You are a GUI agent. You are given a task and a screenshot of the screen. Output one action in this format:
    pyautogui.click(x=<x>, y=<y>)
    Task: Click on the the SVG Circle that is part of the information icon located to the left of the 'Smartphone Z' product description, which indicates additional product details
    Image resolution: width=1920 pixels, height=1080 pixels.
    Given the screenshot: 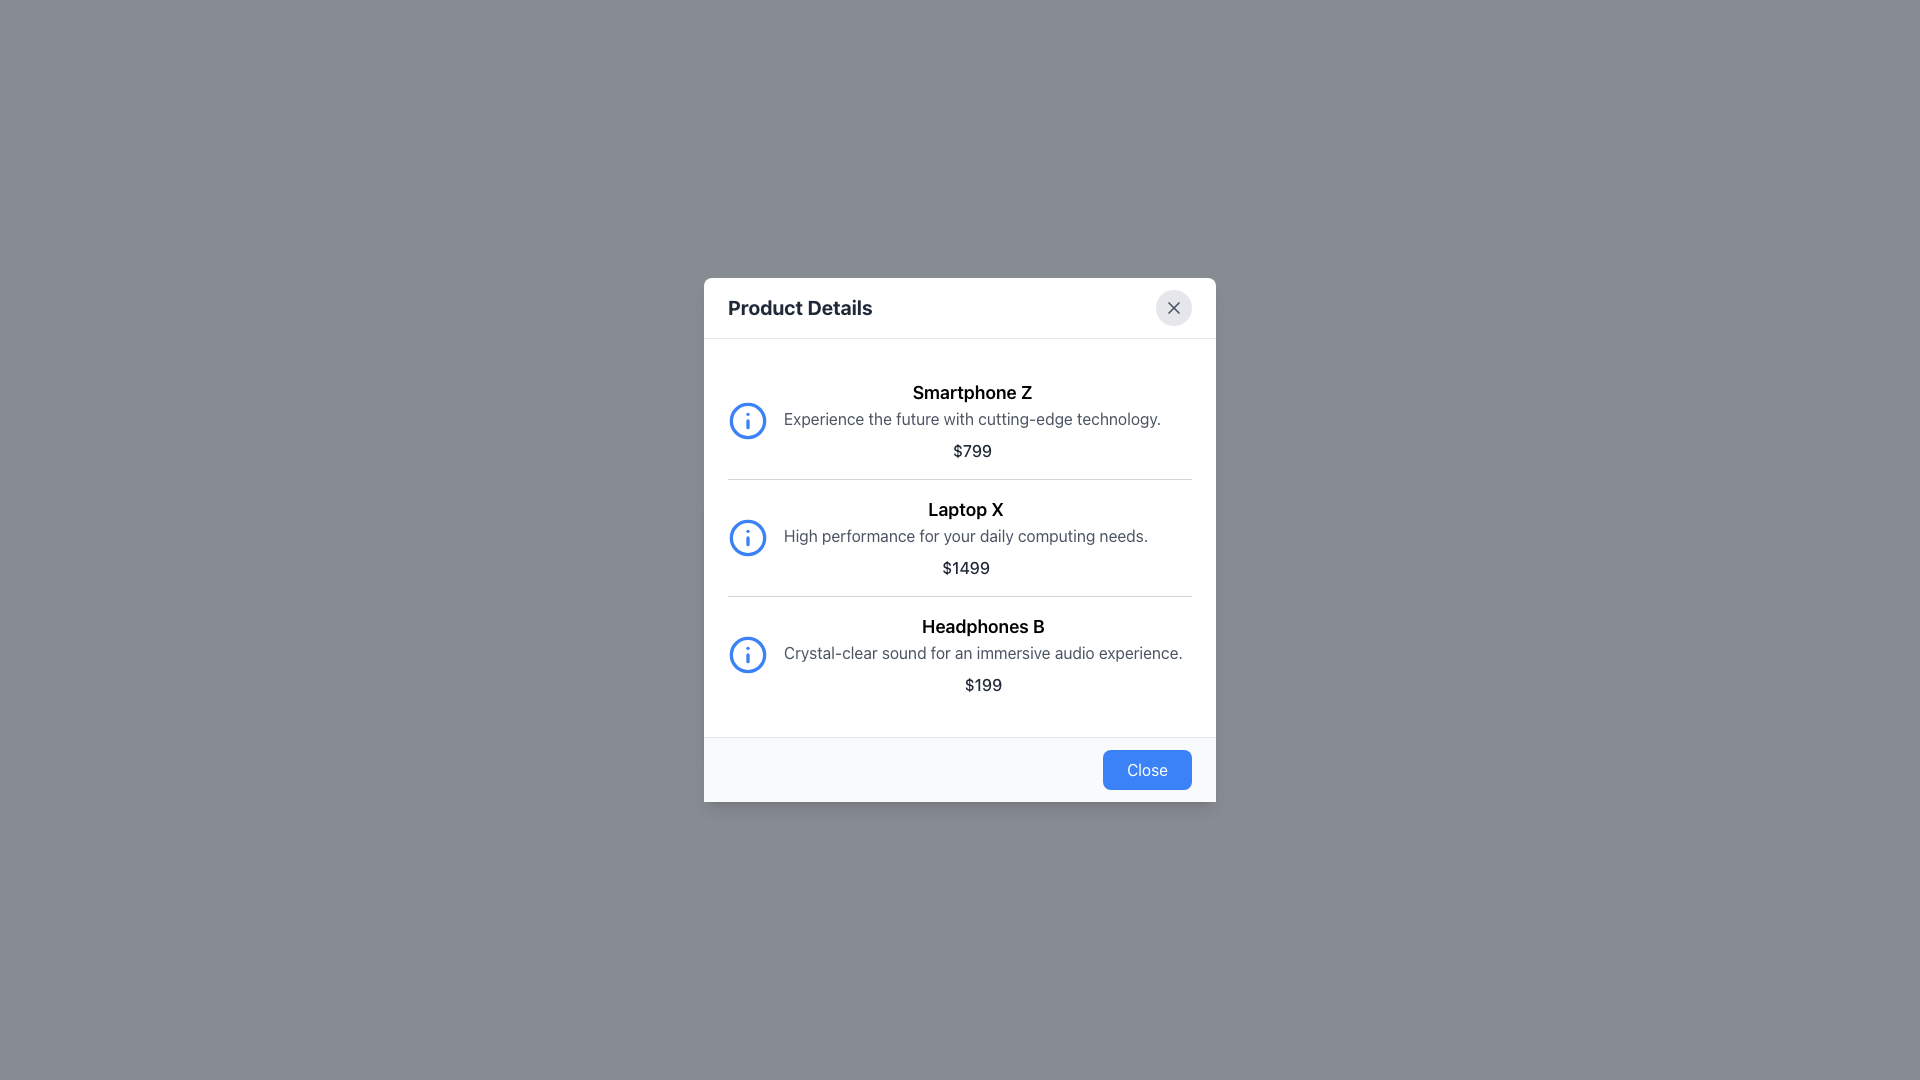 What is the action you would take?
    pyautogui.click(x=747, y=419)
    